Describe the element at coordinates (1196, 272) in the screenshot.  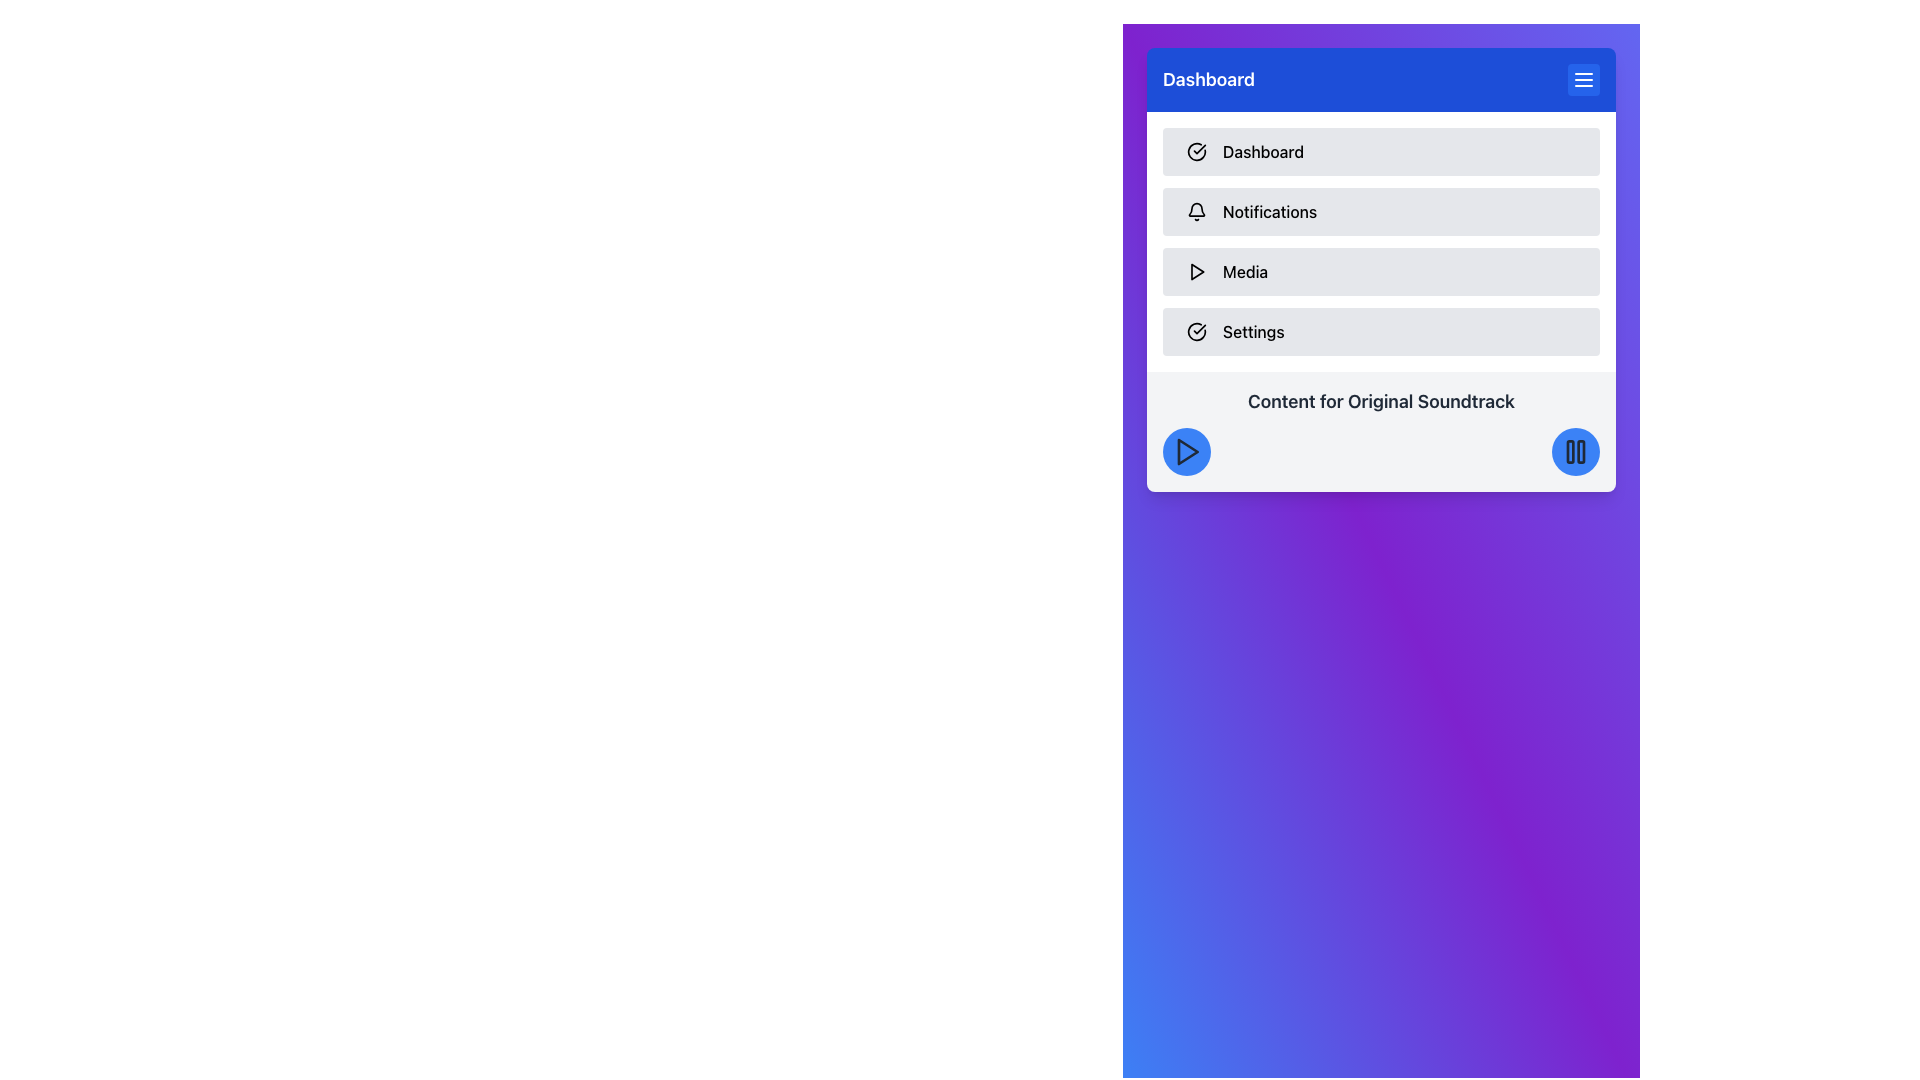
I see `the decorative 'play' icon located to the left of the 'Media' text label in the navigation options` at that location.